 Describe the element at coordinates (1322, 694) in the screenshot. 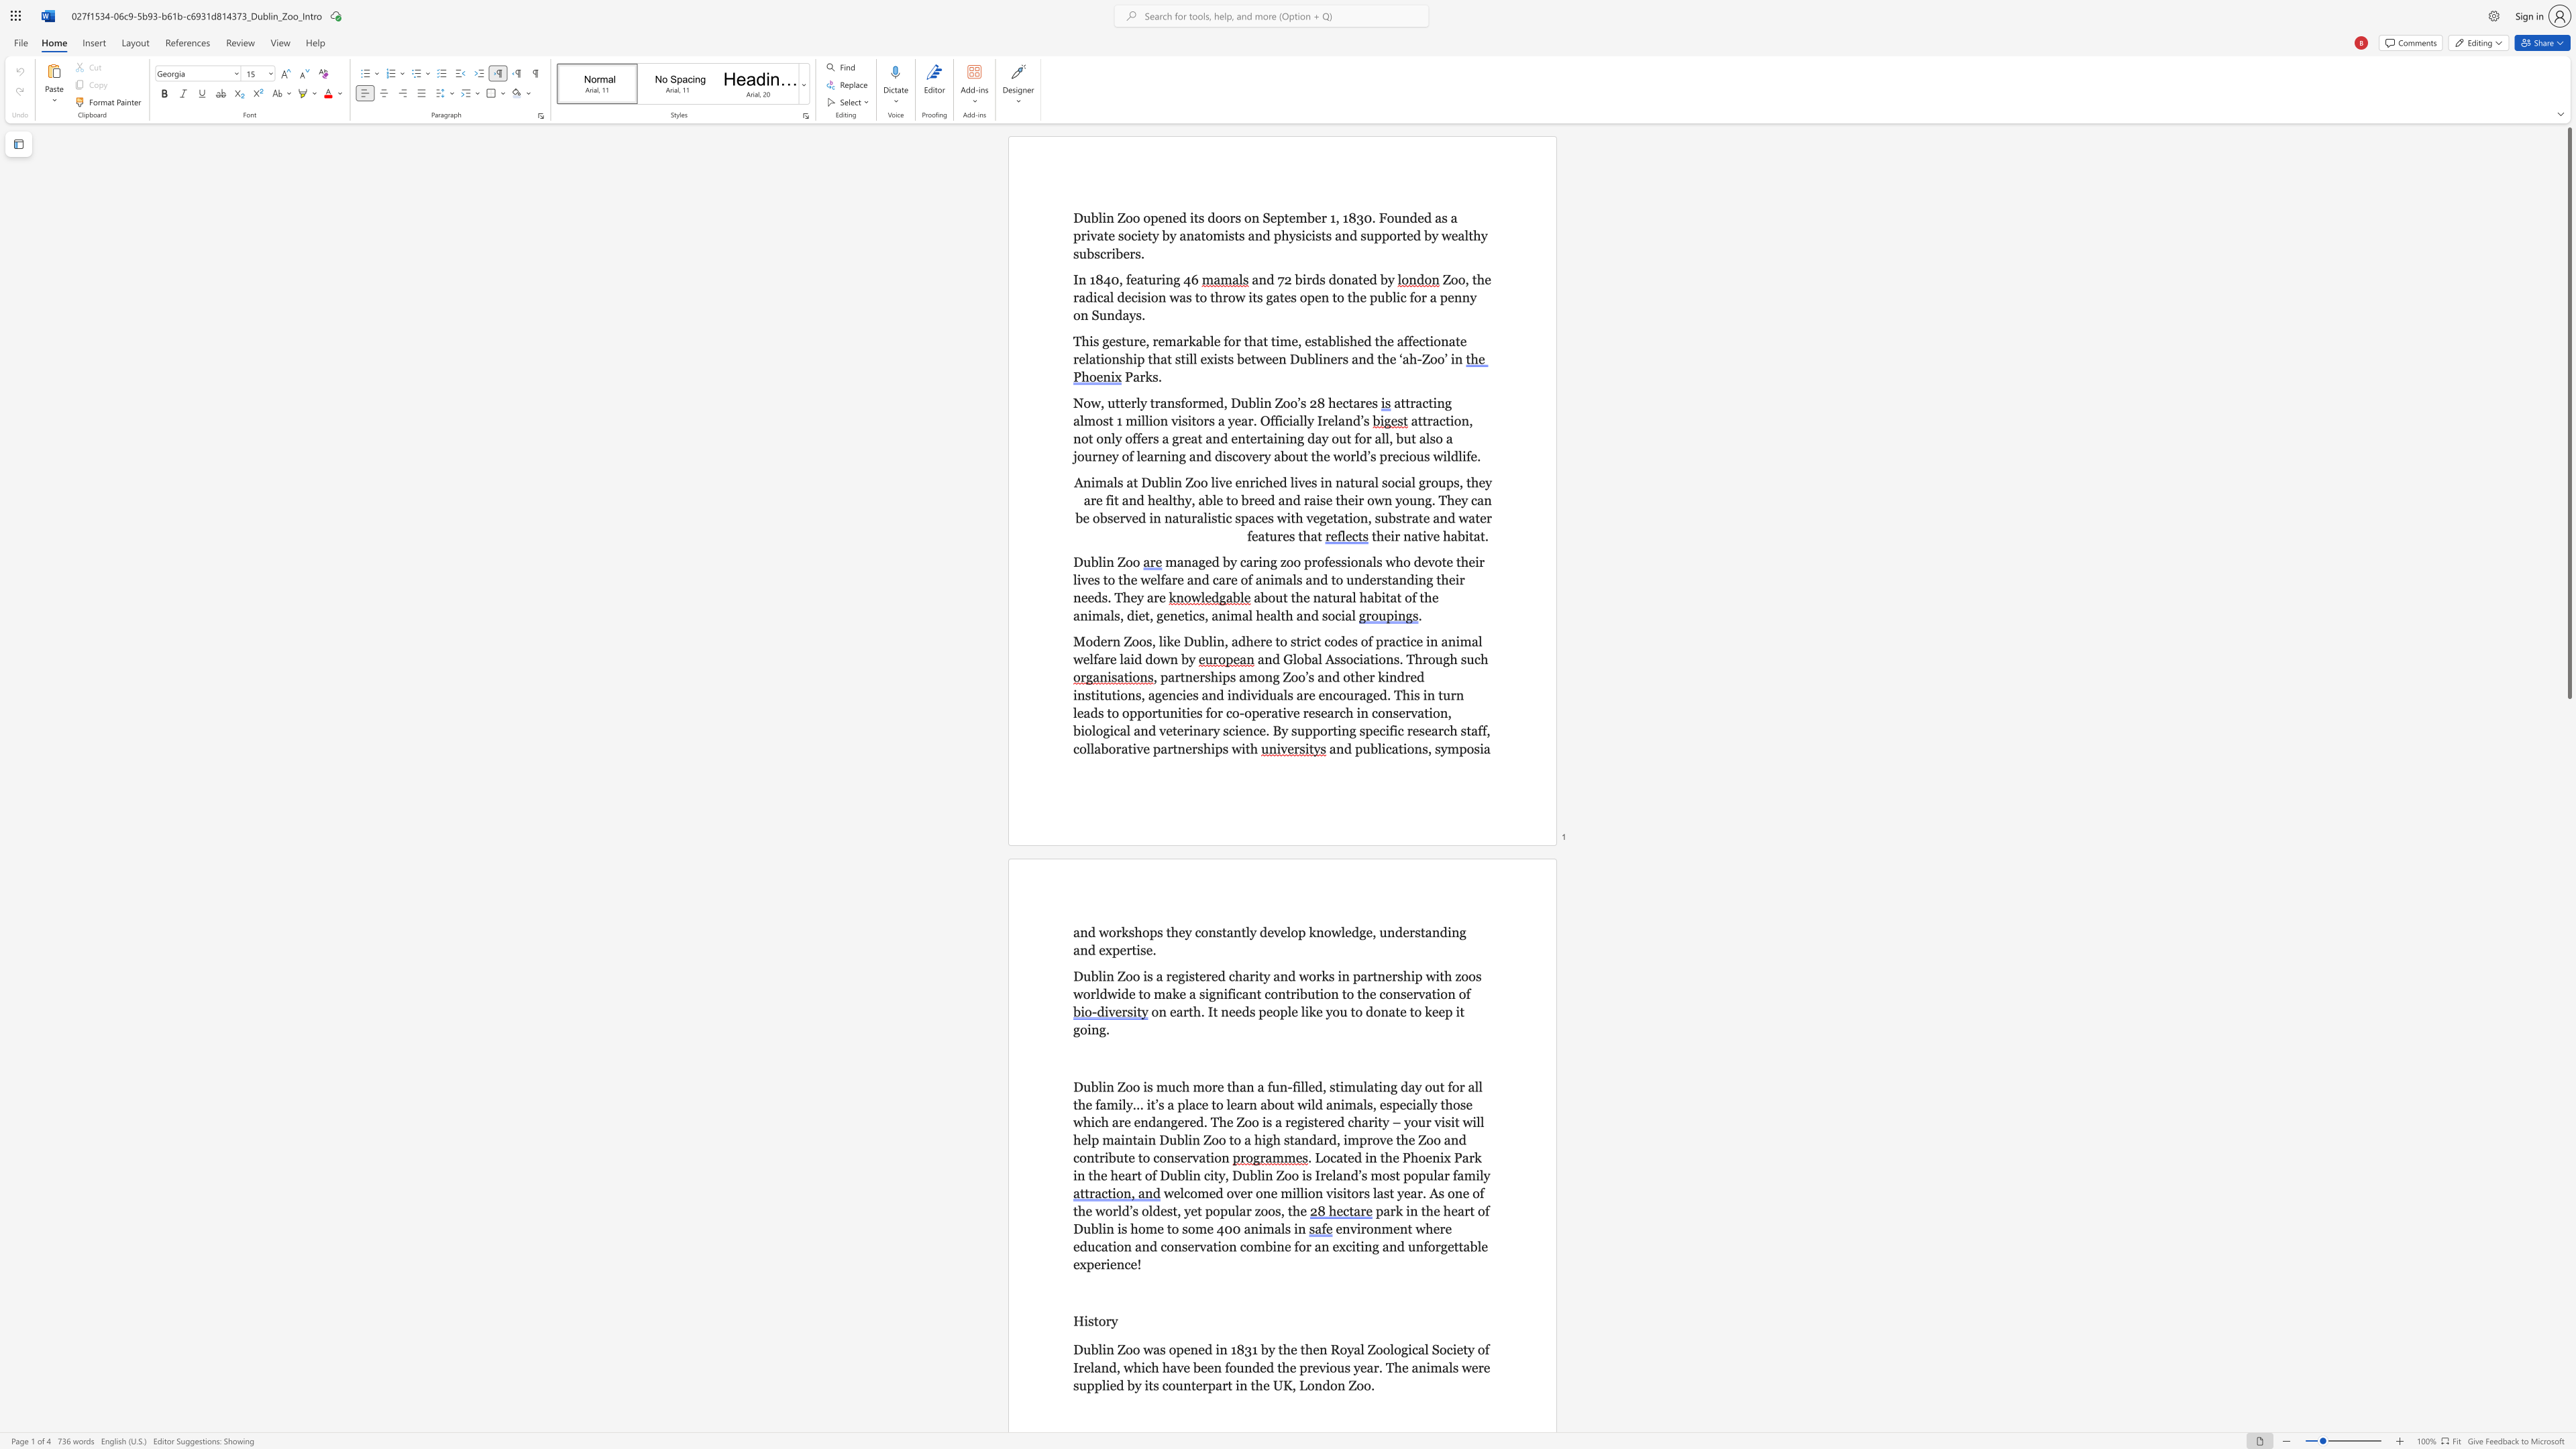

I see `the 7th character "e" in the text` at that location.